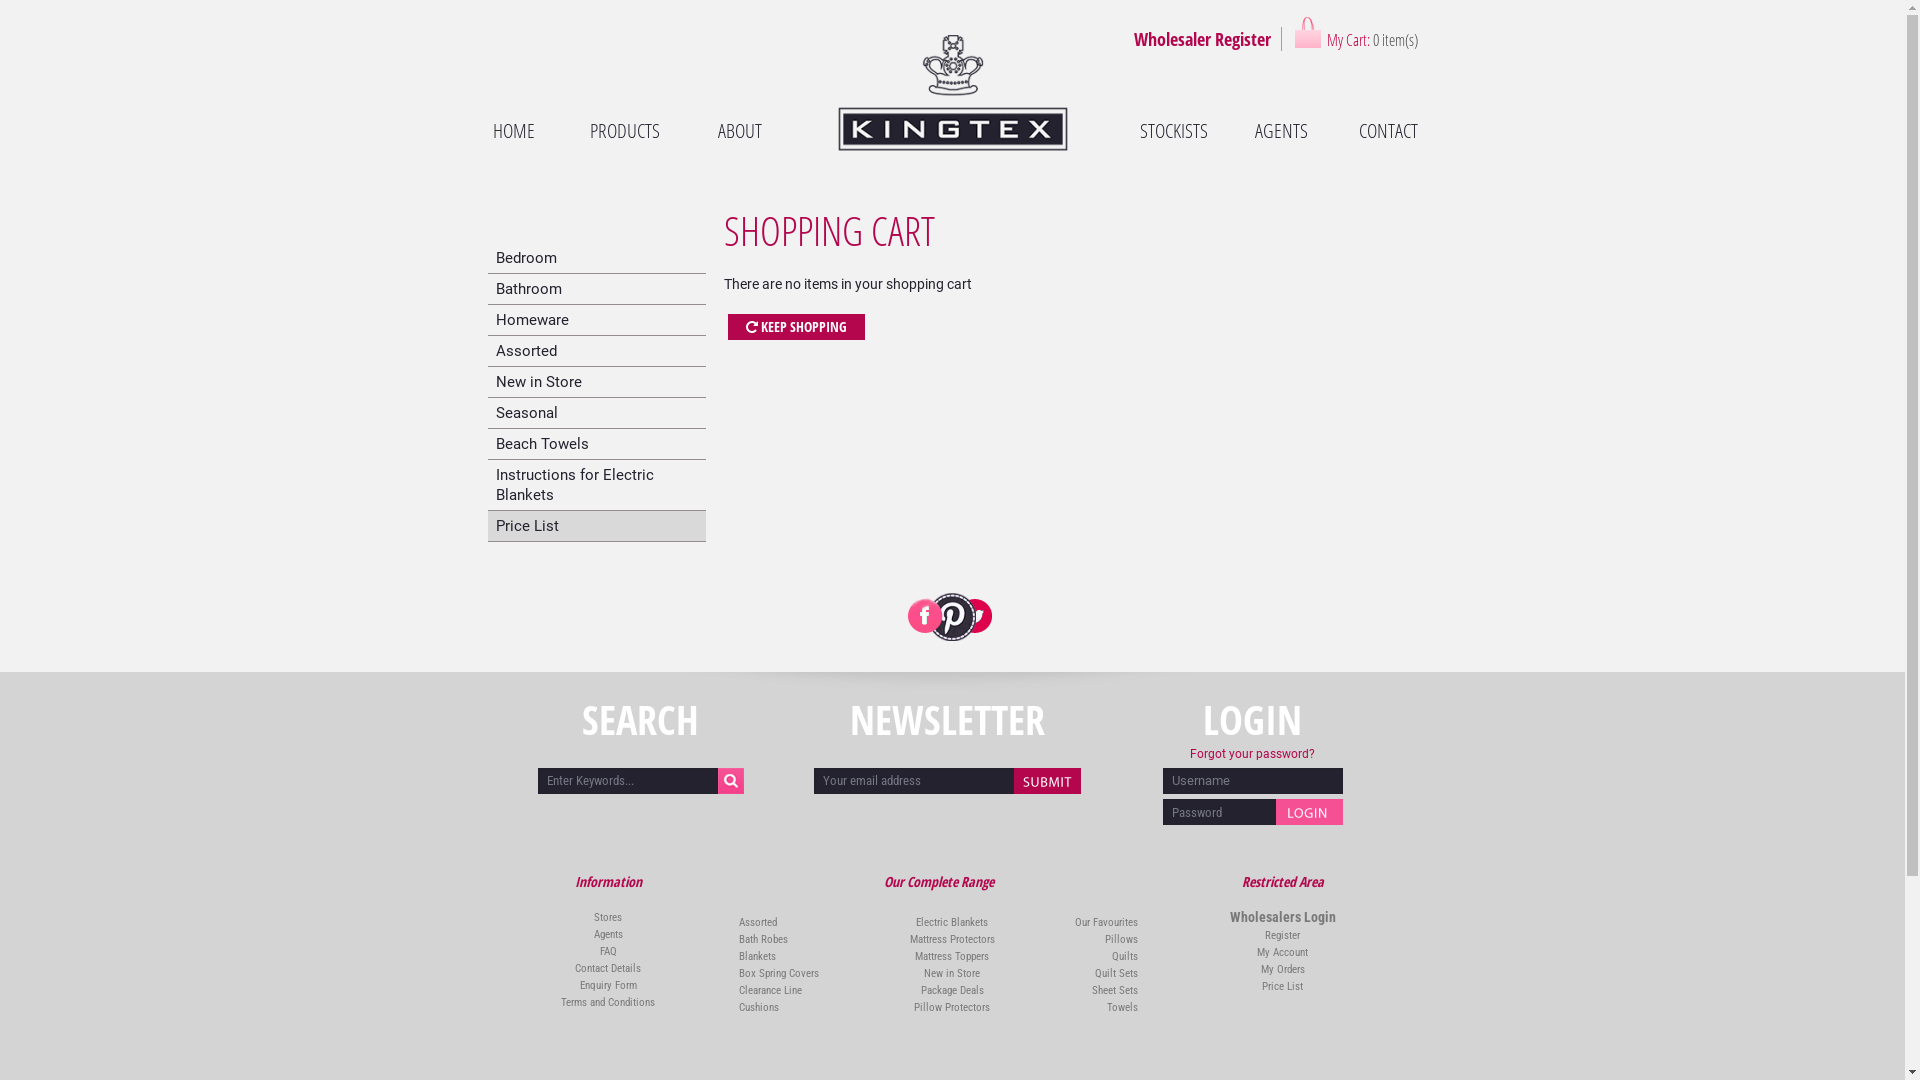  I want to click on 'CONTACT', so click(1381, 131).